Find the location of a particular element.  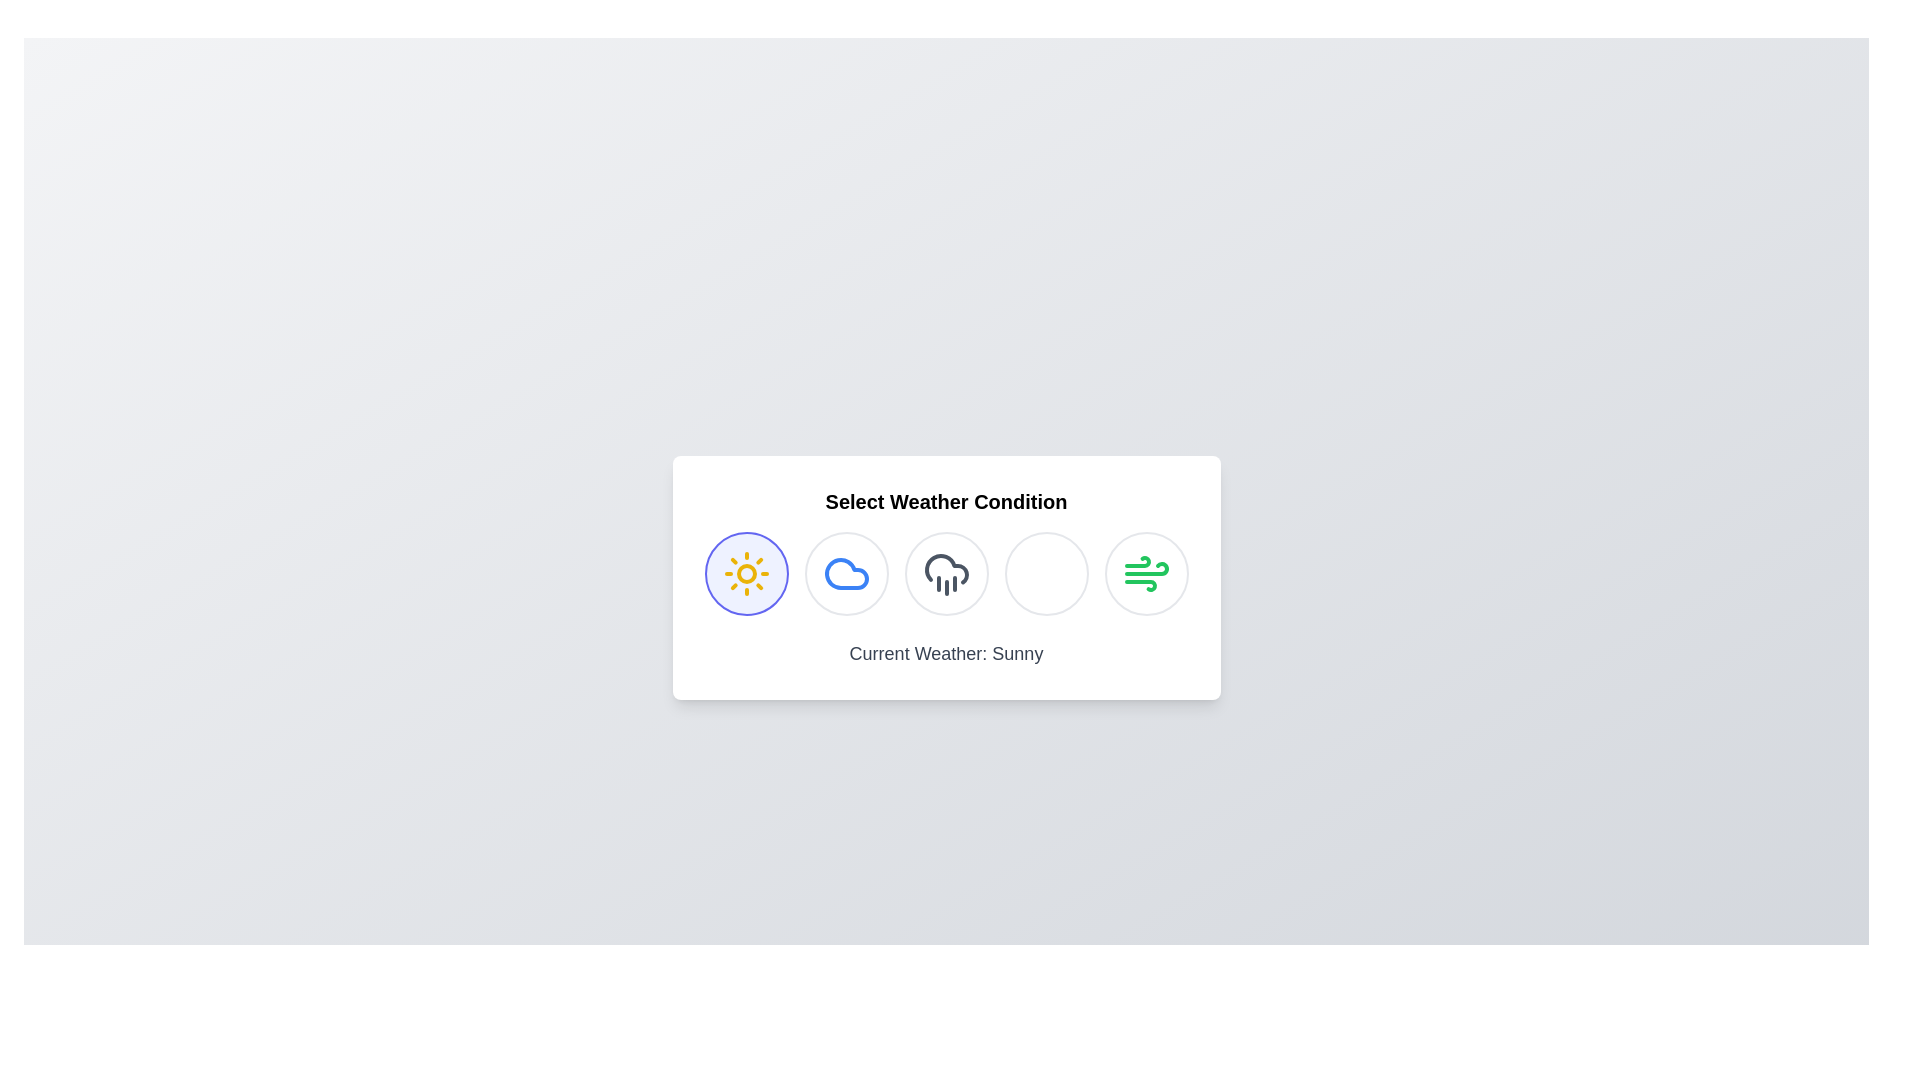

the circular icon button representing rainy weather, which is the third item in a horizontally-aligned list of five weather condition icons is located at coordinates (945, 574).